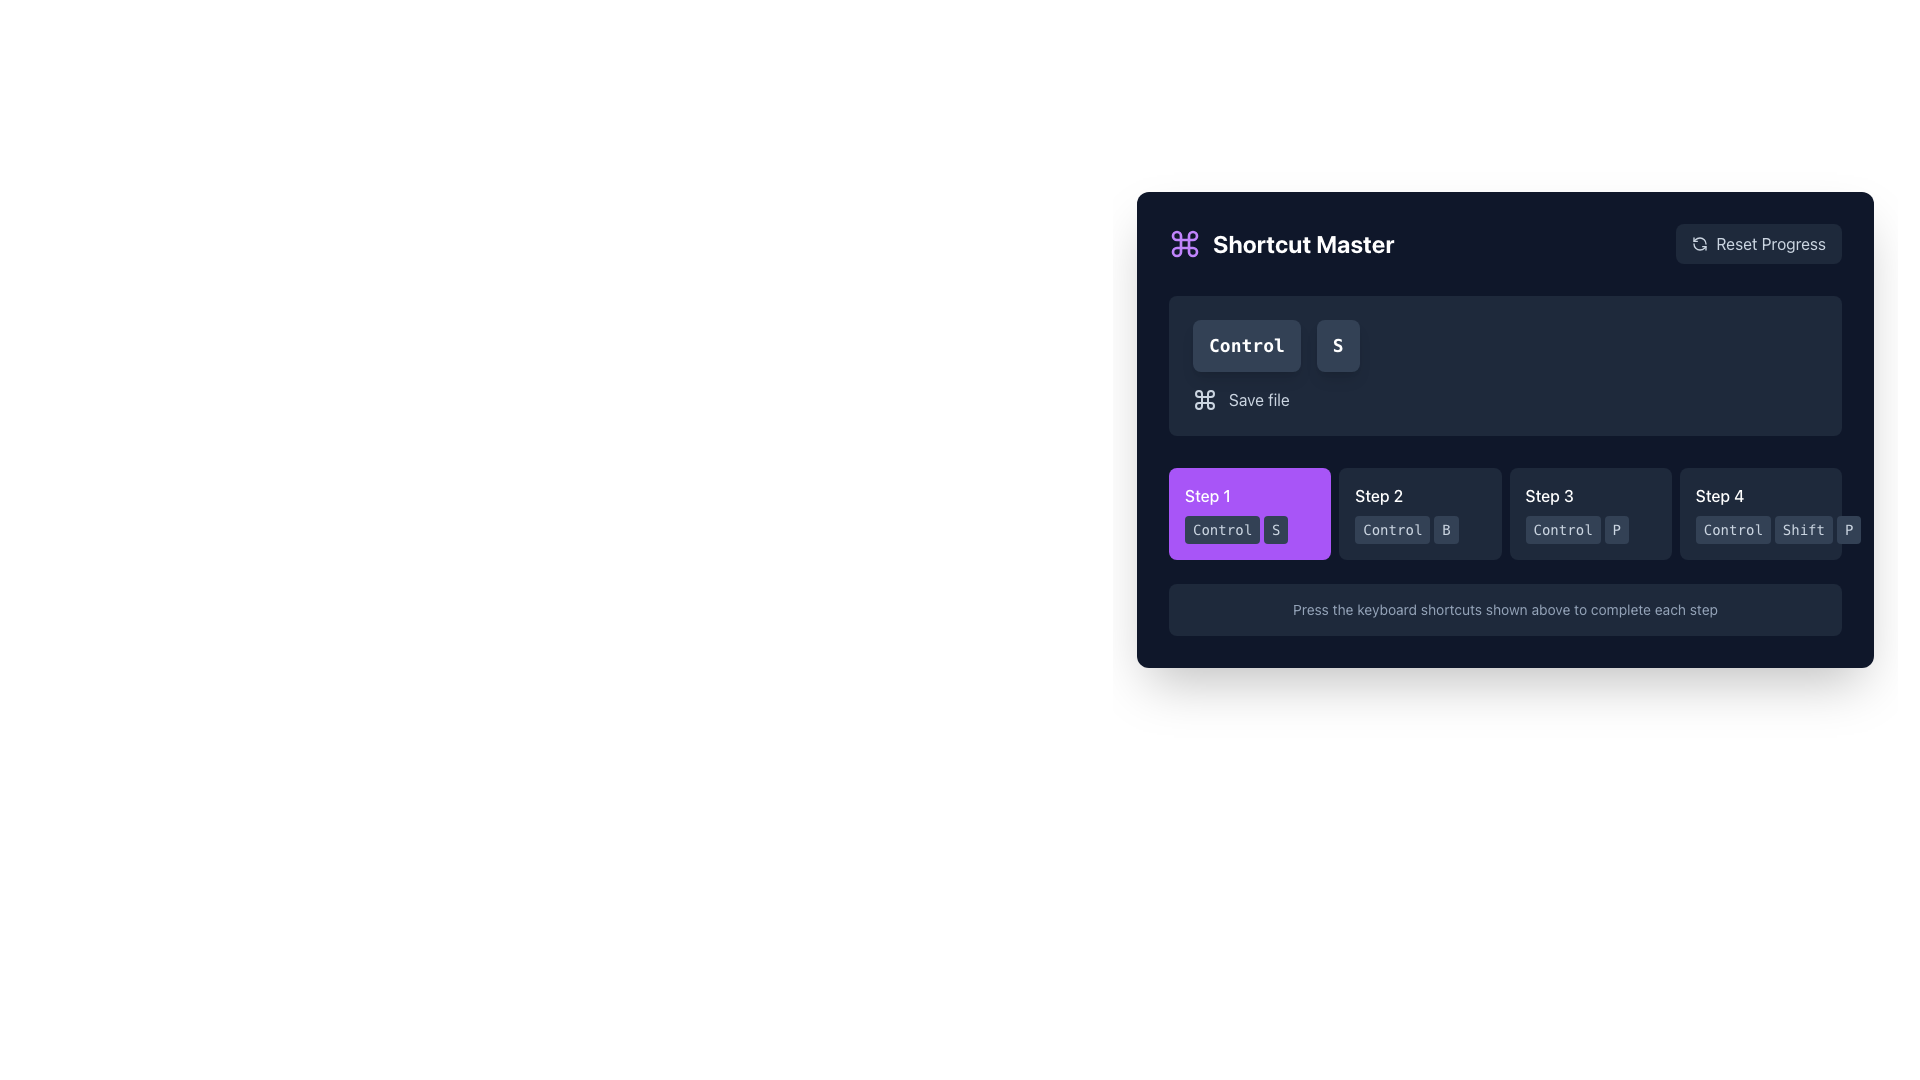  What do you see at coordinates (1249, 512) in the screenshot?
I see `the Step indicator box displaying 'Step 1' and 'Control S', which is the leftmost element in a sequence of four, located in the lower section of the interface` at bounding box center [1249, 512].